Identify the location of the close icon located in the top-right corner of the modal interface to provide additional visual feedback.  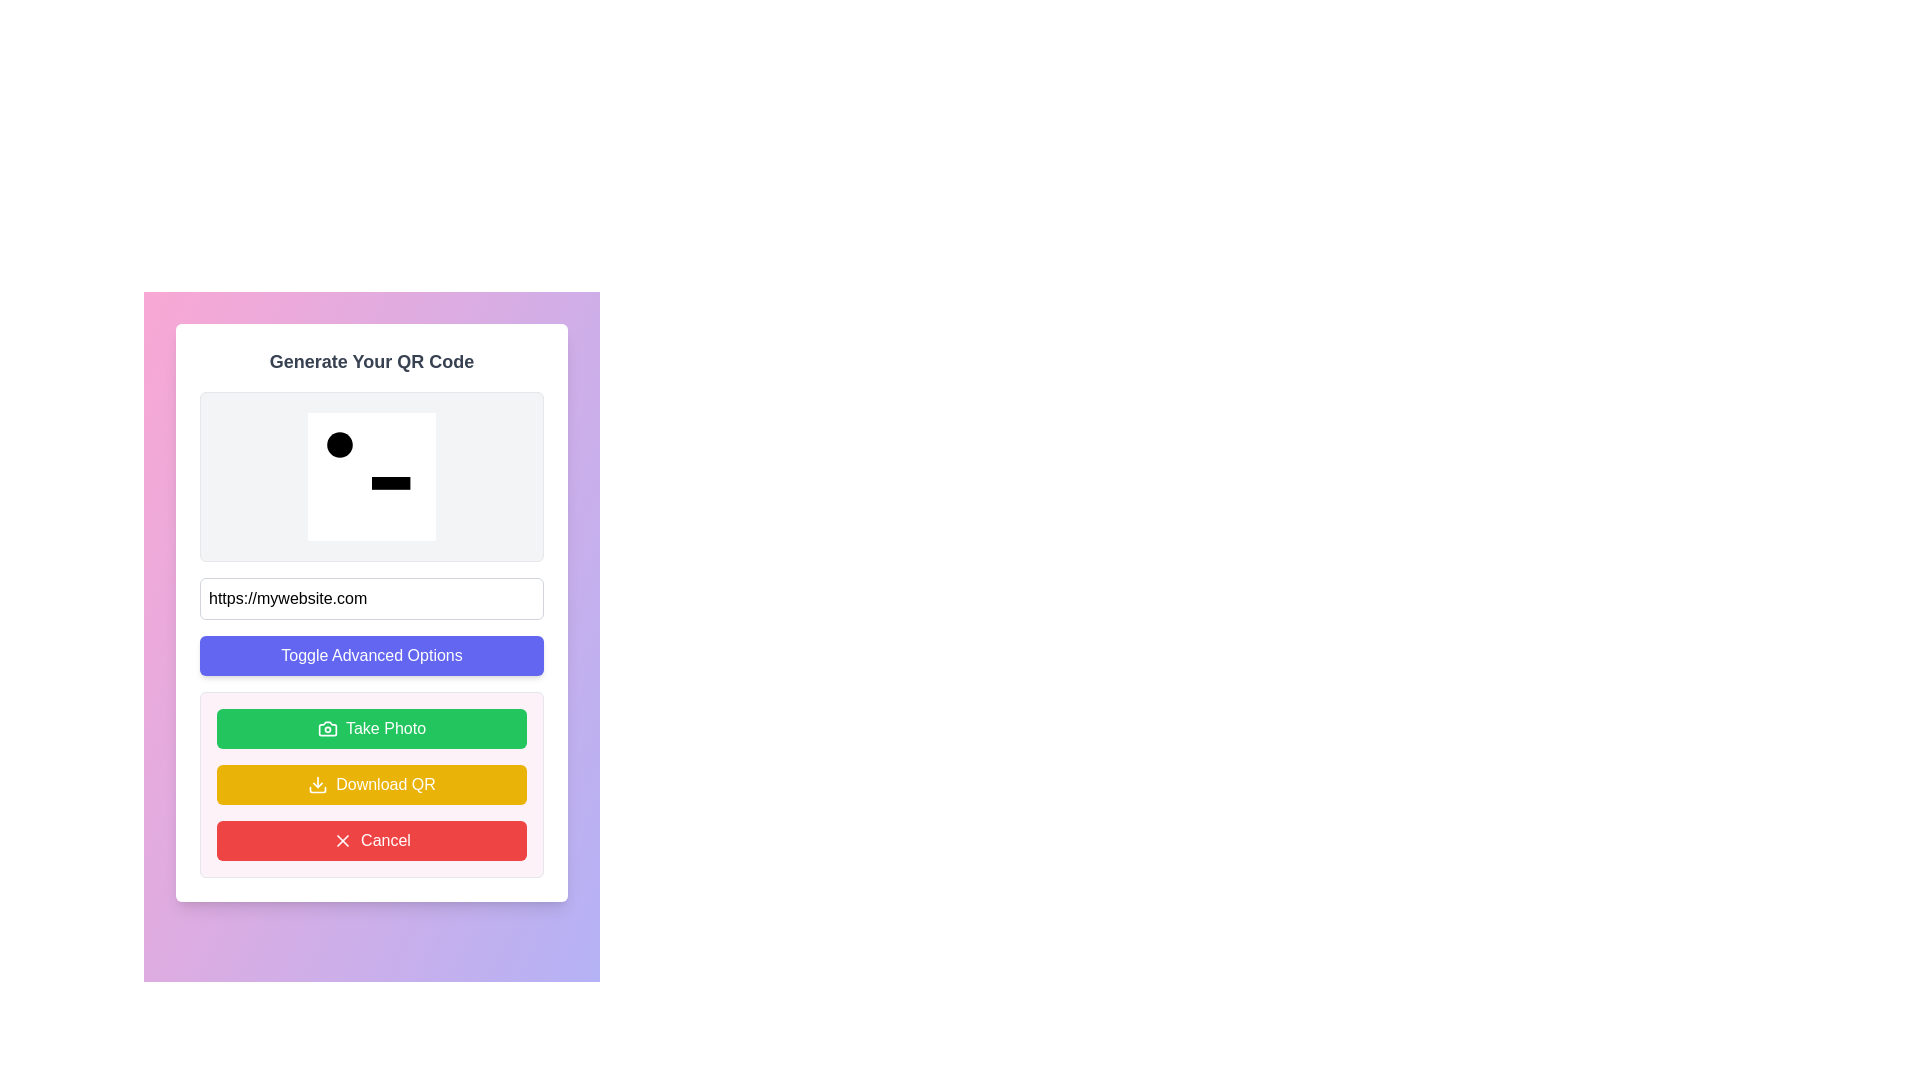
(343, 840).